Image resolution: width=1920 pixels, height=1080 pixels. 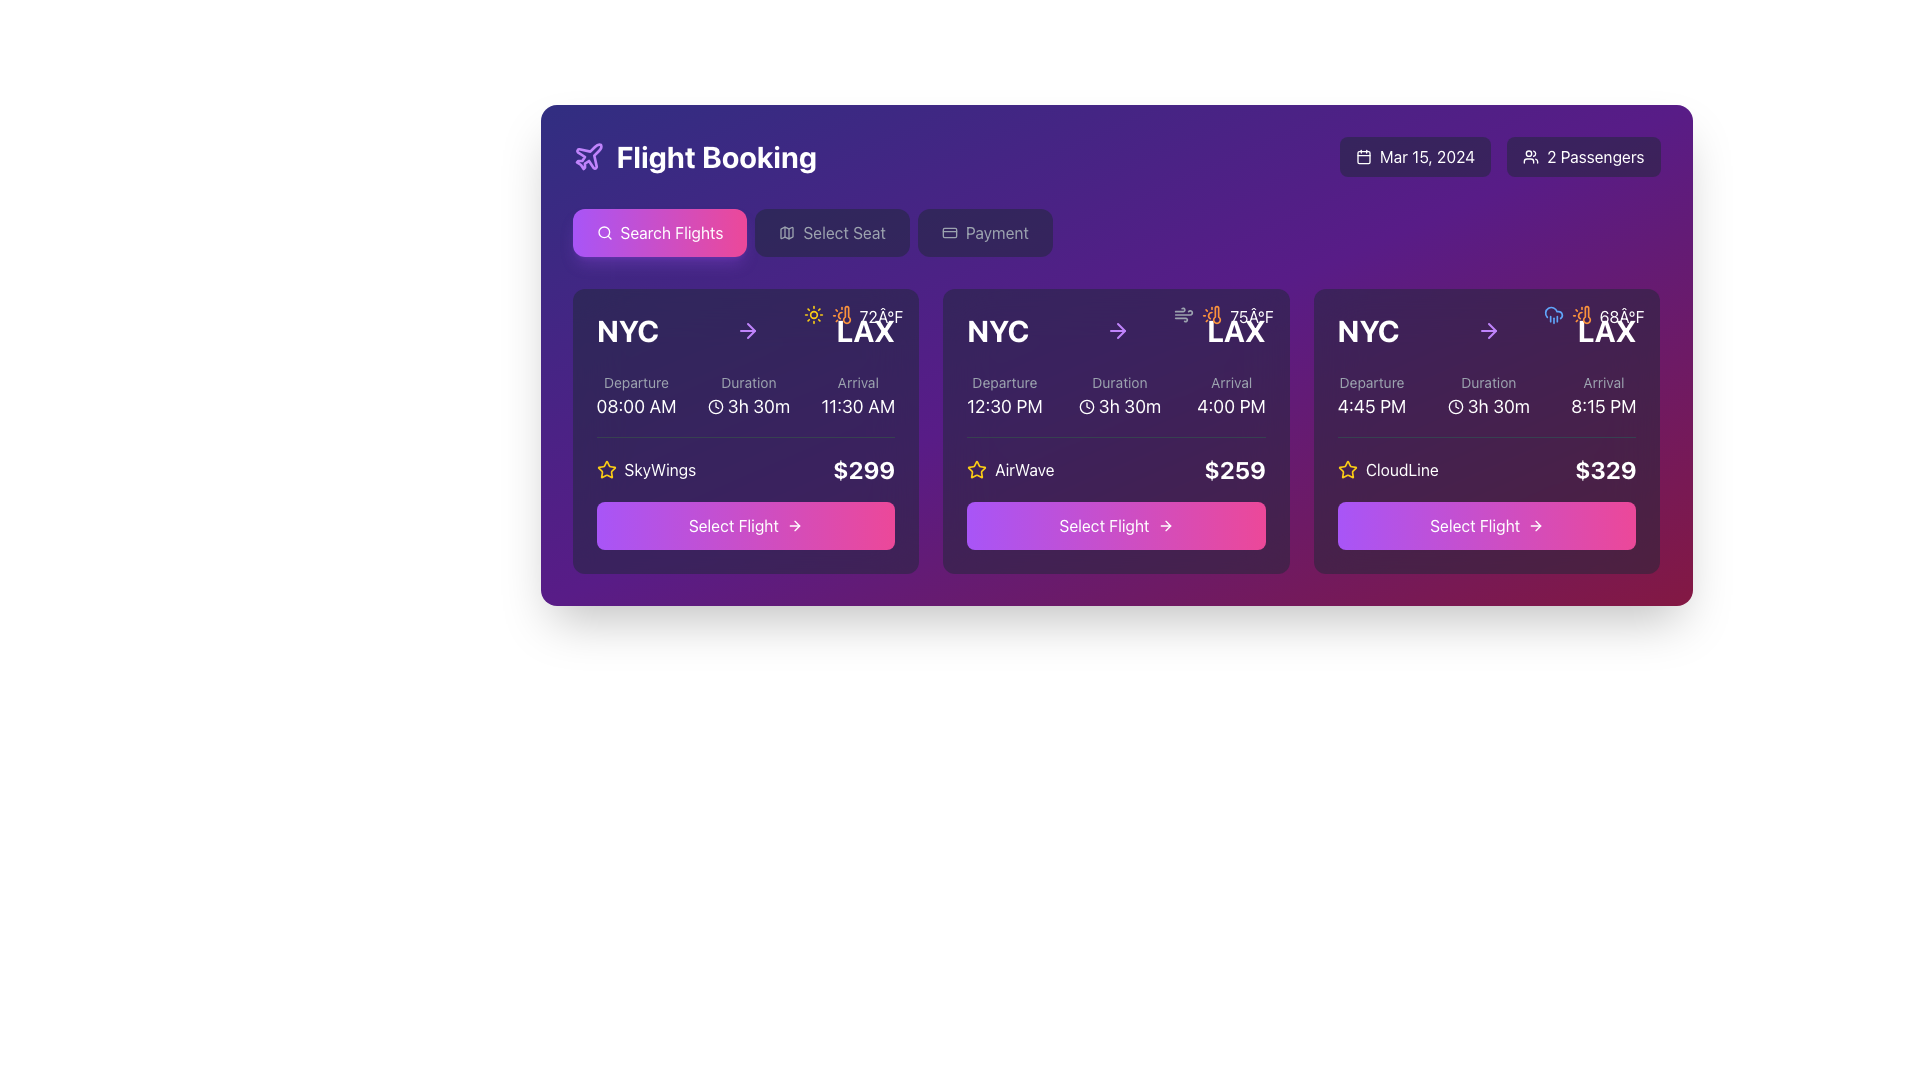 I want to click on the Navigation bar with buttons, so click(x=1115, y=231).